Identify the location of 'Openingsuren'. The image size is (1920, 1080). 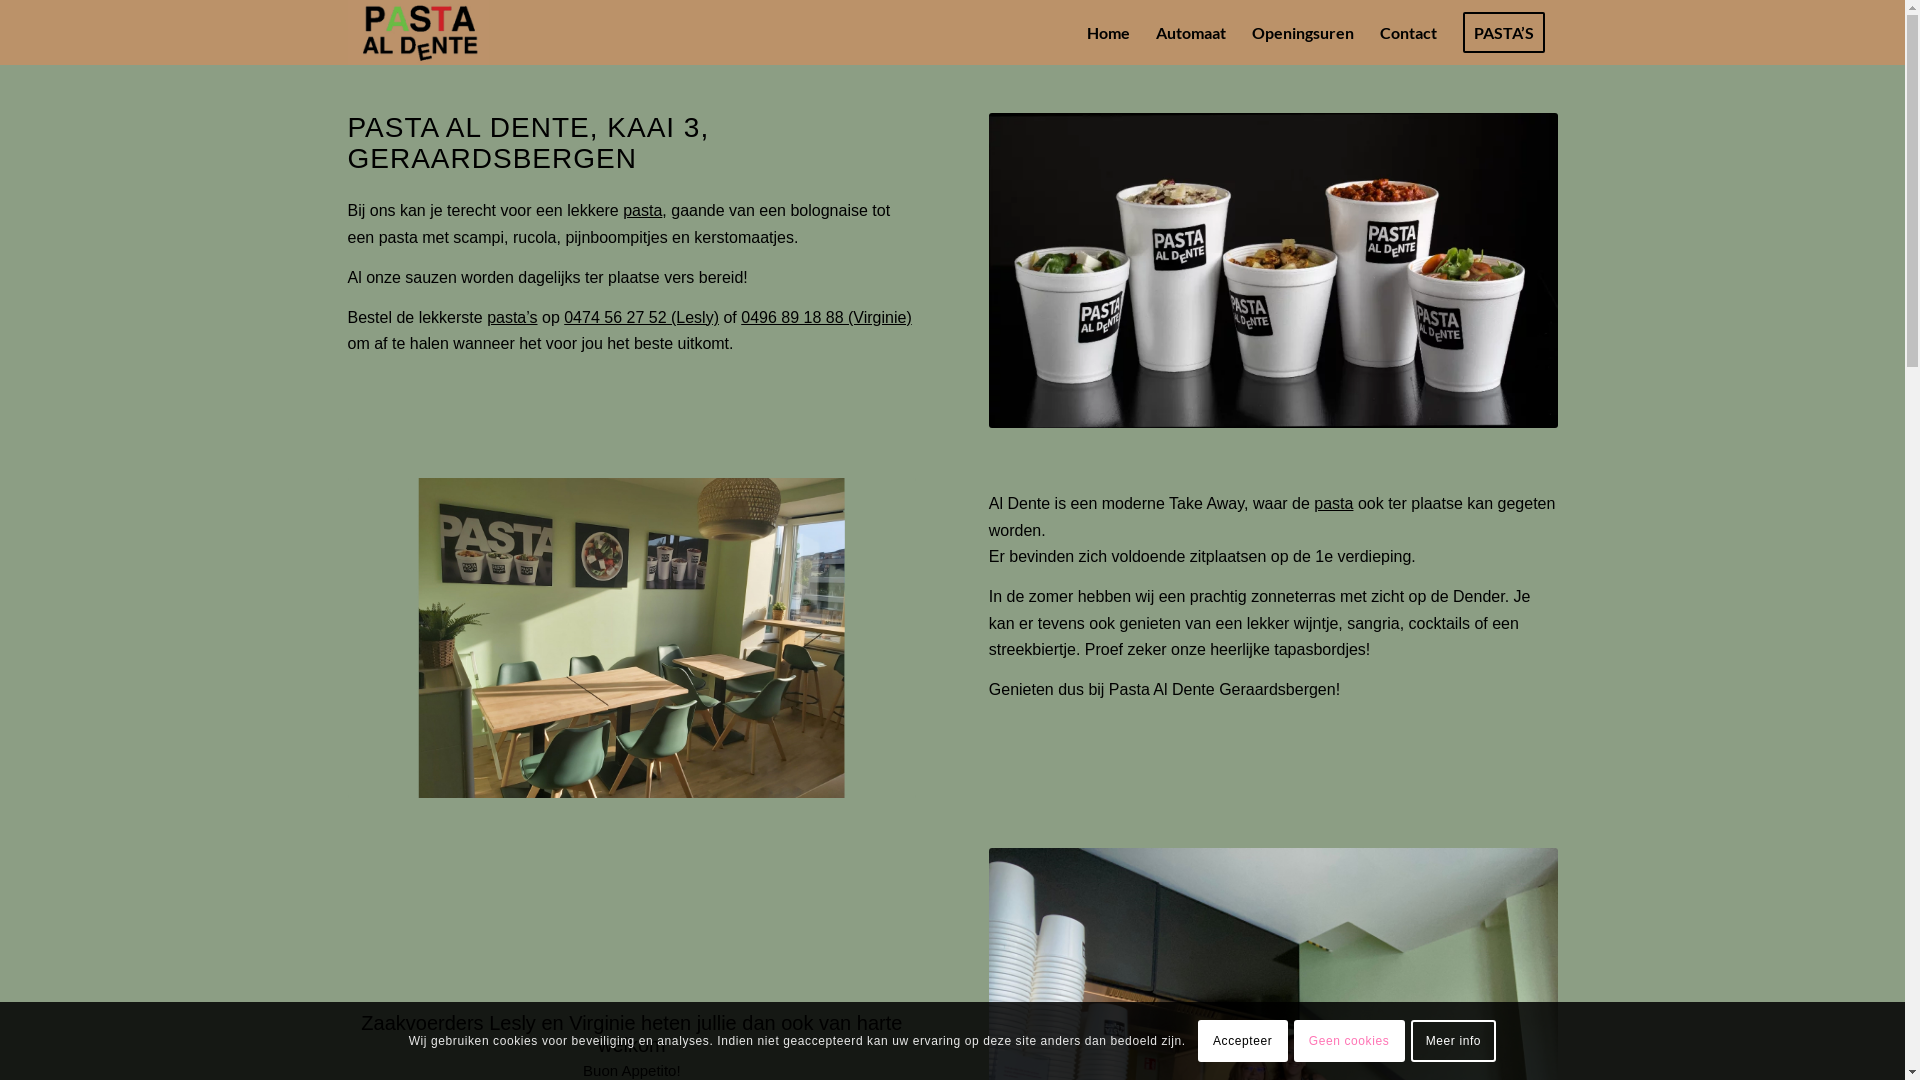
(1301, 32).